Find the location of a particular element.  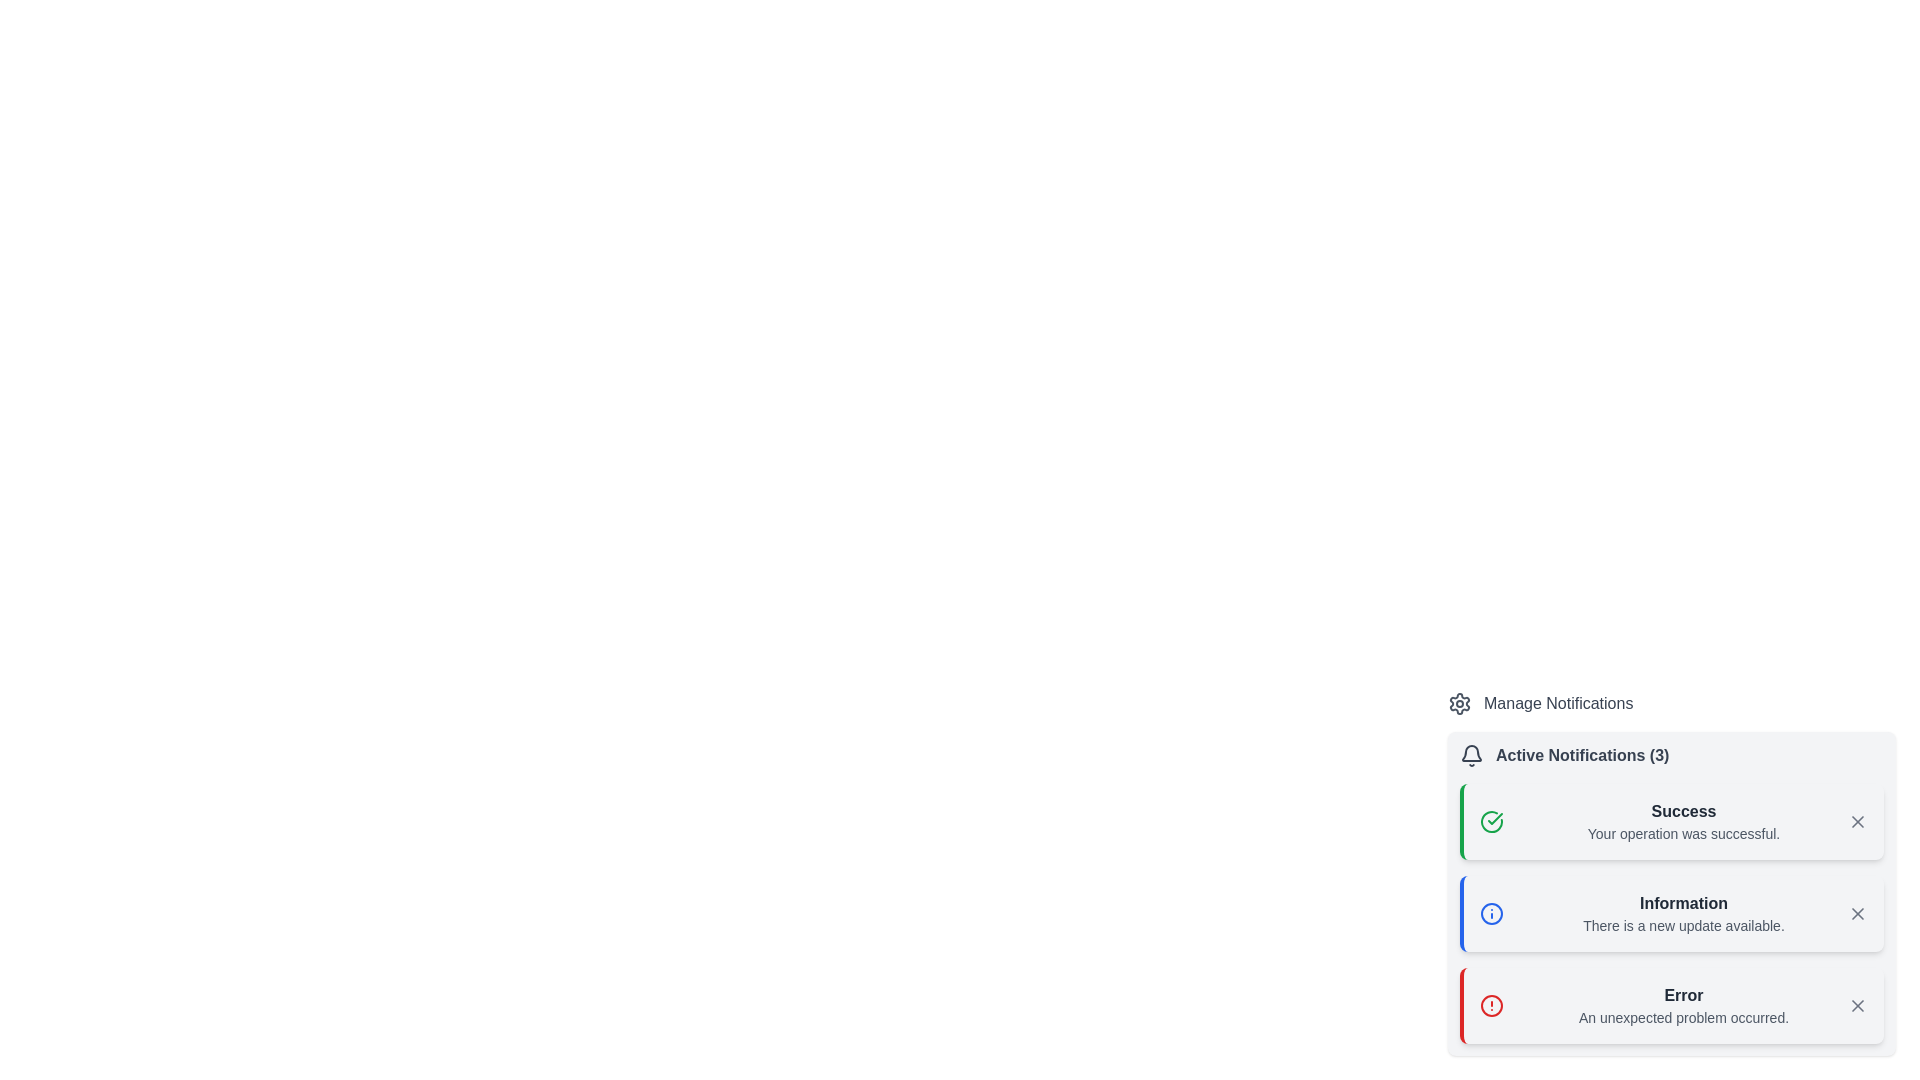

the settings icon located in the 'Manage Notifications' section at the top-right corner of the application interface is located at coordinates (1459, 703).